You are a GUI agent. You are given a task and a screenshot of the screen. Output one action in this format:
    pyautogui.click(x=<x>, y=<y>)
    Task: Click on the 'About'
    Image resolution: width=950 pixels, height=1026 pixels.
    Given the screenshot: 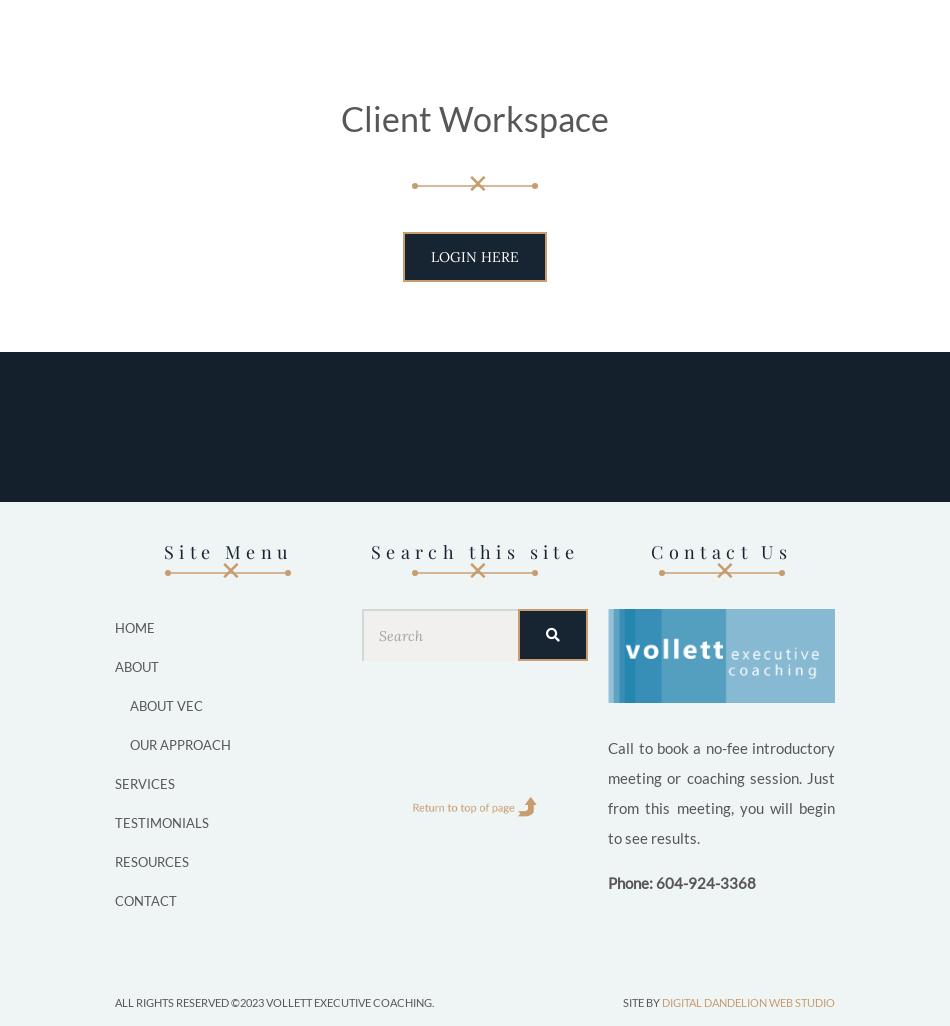 What is the action you would take?
    pyautogui.click(x=136, y=665)
    